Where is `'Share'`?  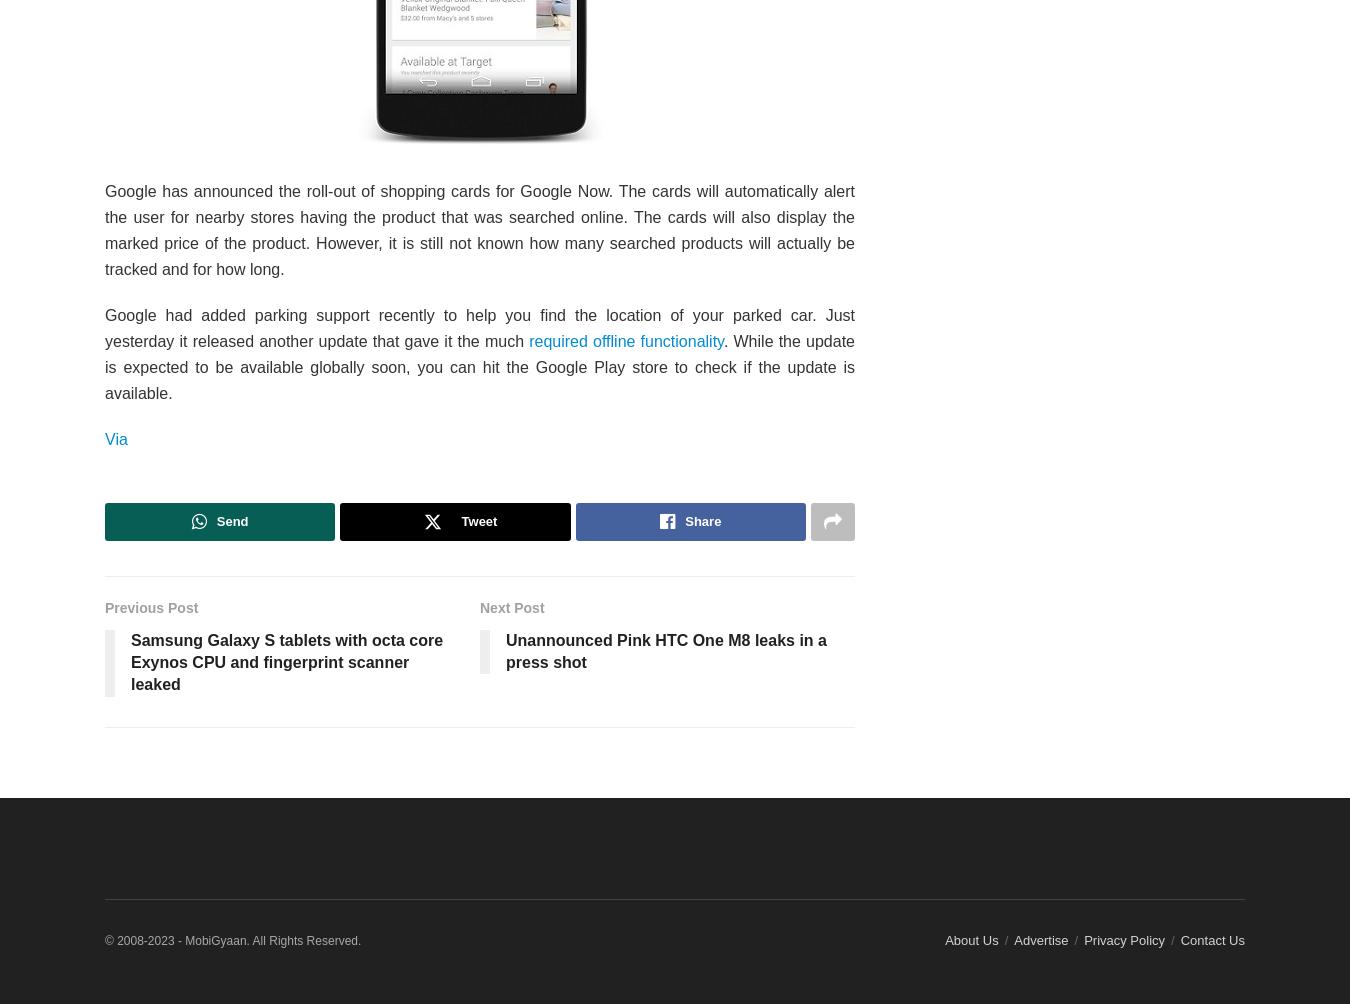
'Share' is located at coordinates (701, 521).